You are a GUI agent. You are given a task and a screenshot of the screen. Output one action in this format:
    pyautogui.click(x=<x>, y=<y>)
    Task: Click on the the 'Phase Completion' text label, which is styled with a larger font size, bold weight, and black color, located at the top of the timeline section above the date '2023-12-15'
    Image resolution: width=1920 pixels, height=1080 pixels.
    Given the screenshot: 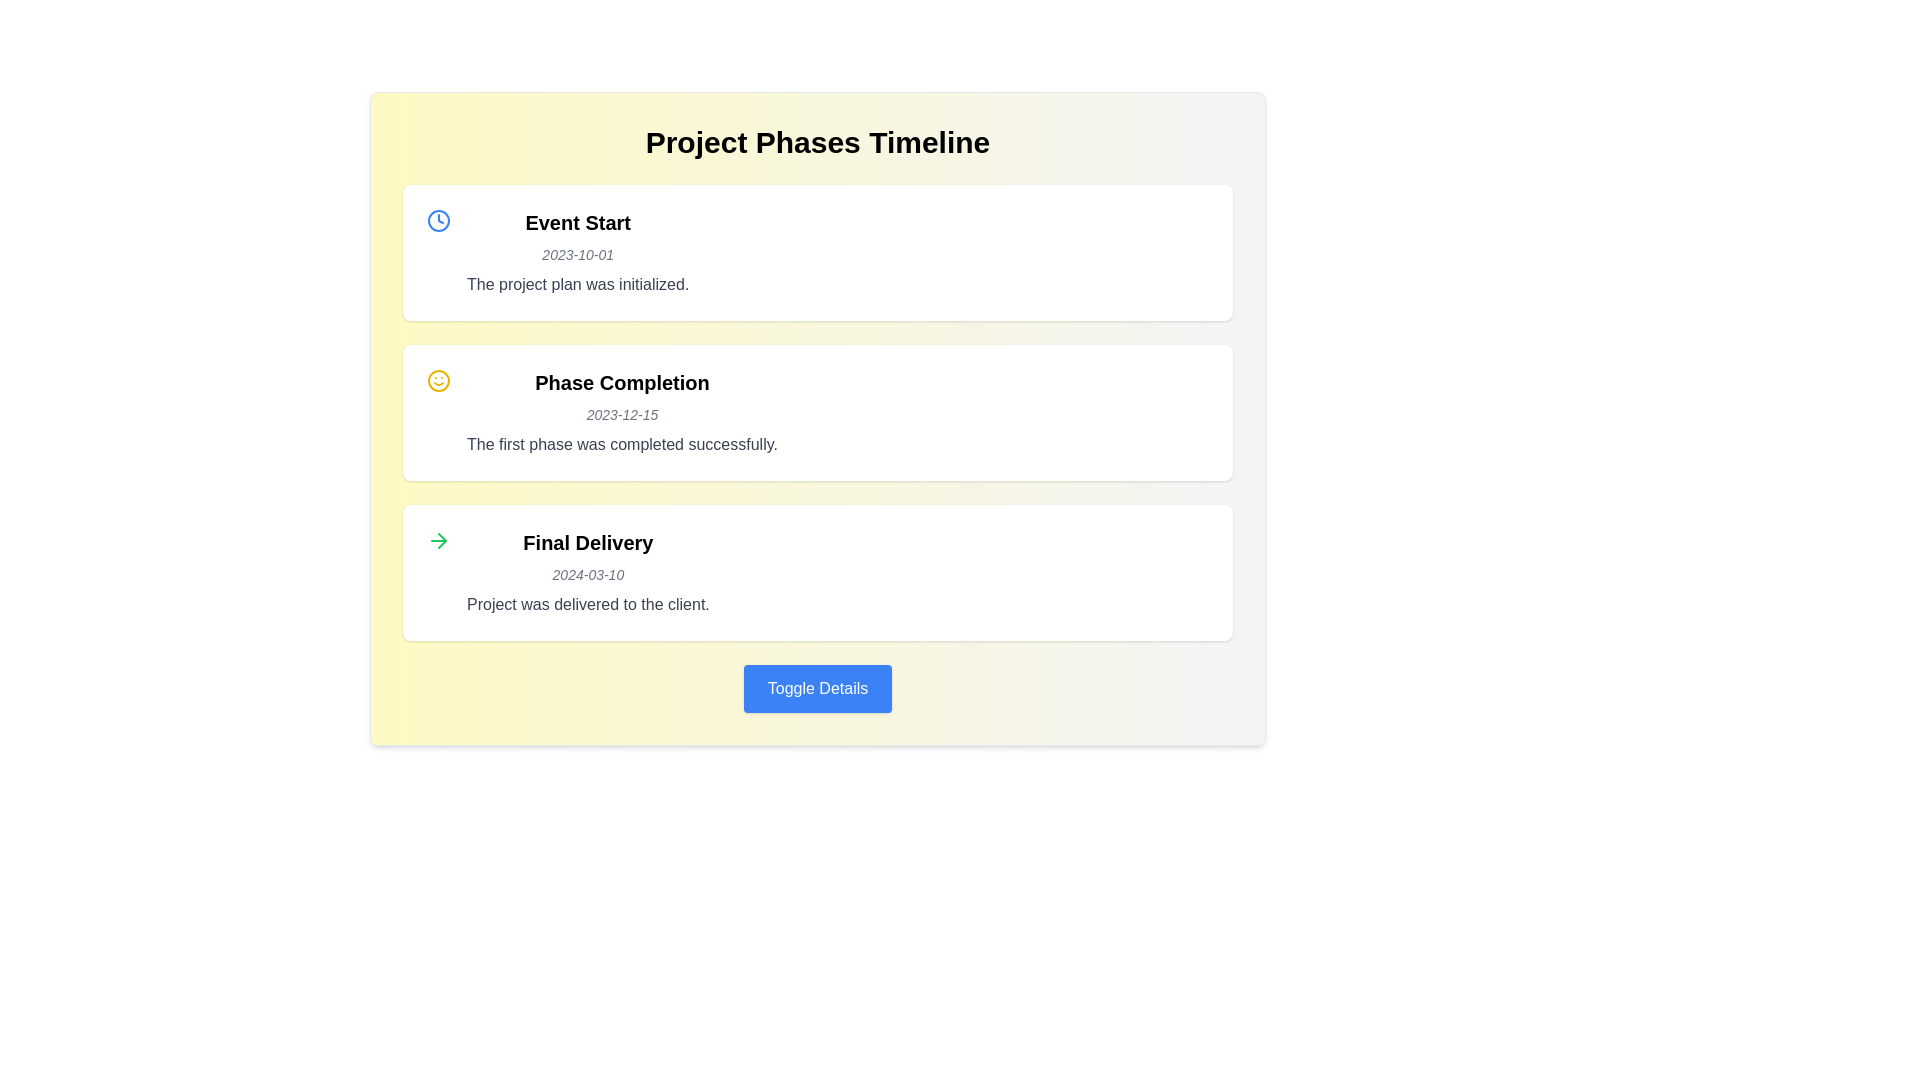 What is the action you would take?
    pyautogui.click(x=621, y=382)
    